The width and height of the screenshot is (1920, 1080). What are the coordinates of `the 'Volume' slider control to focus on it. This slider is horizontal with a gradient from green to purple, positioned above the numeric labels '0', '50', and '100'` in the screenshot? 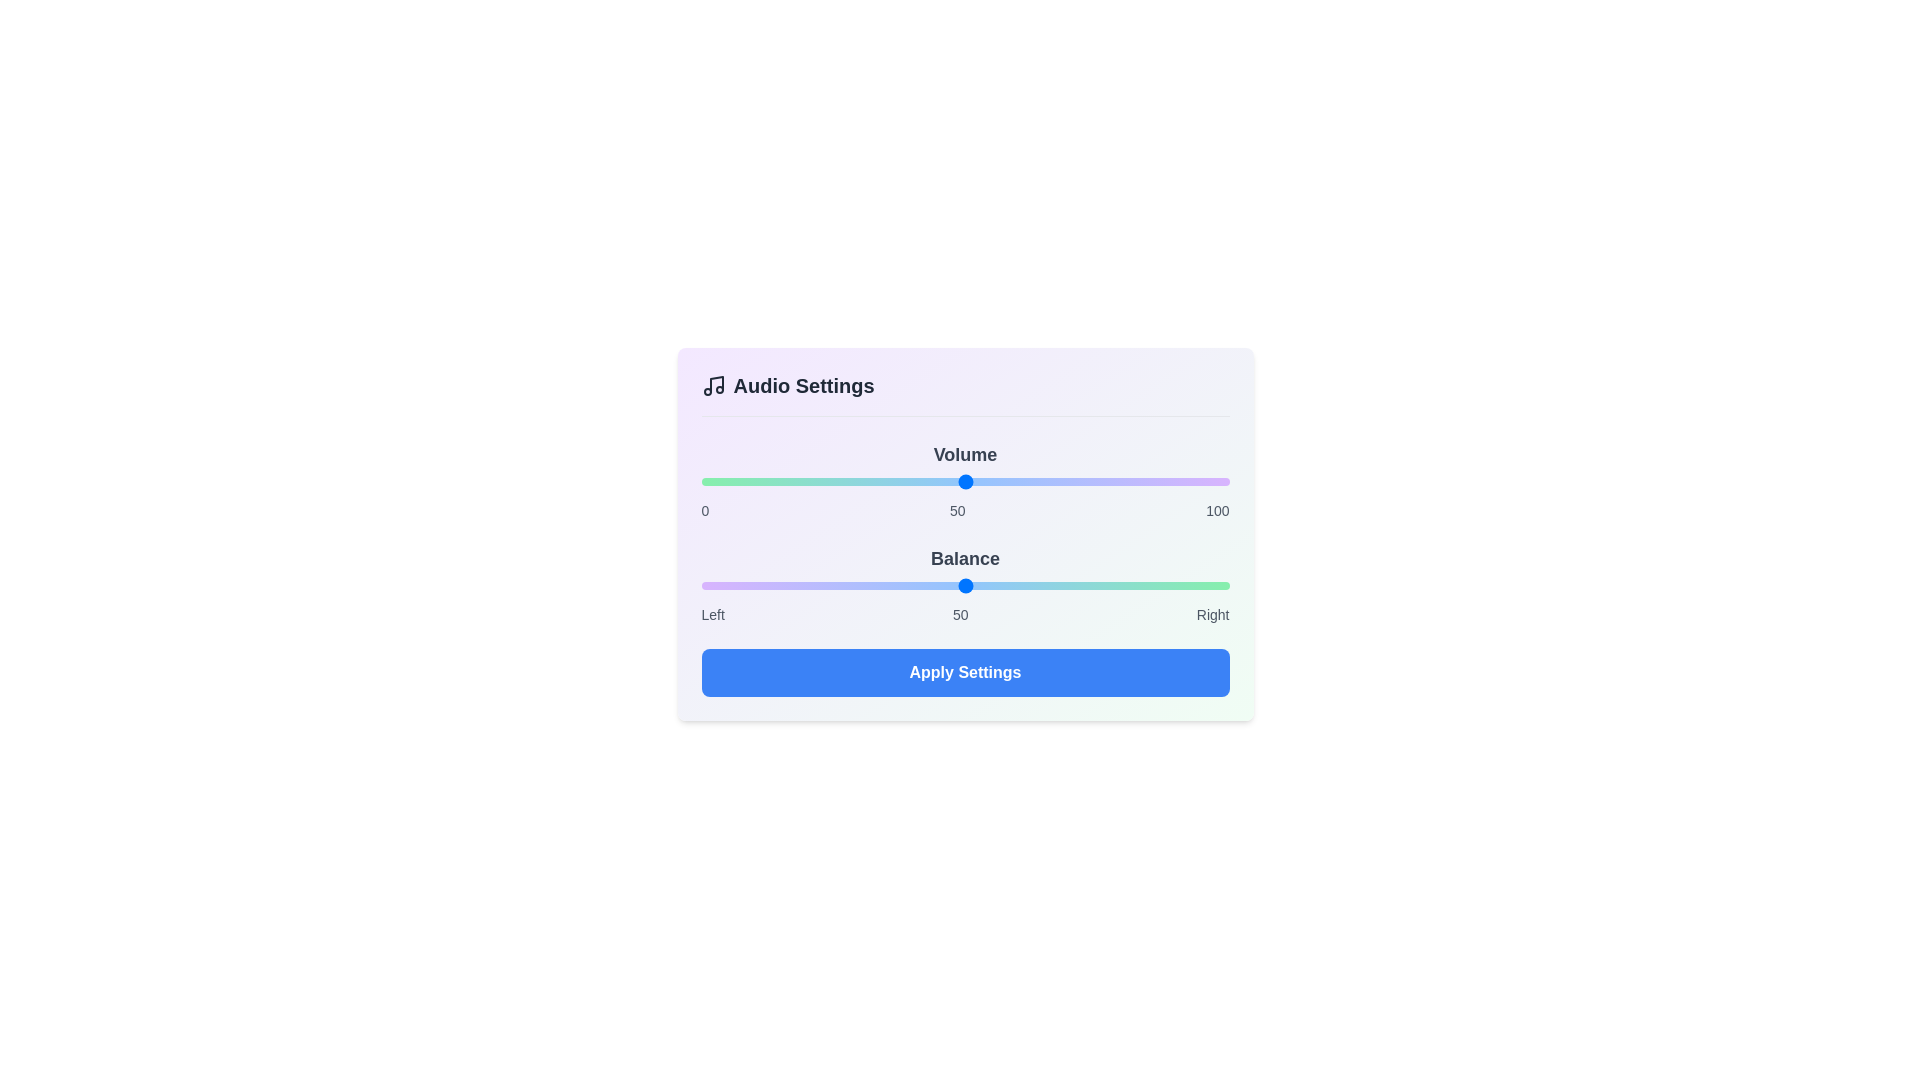 It's located at (965, 481).